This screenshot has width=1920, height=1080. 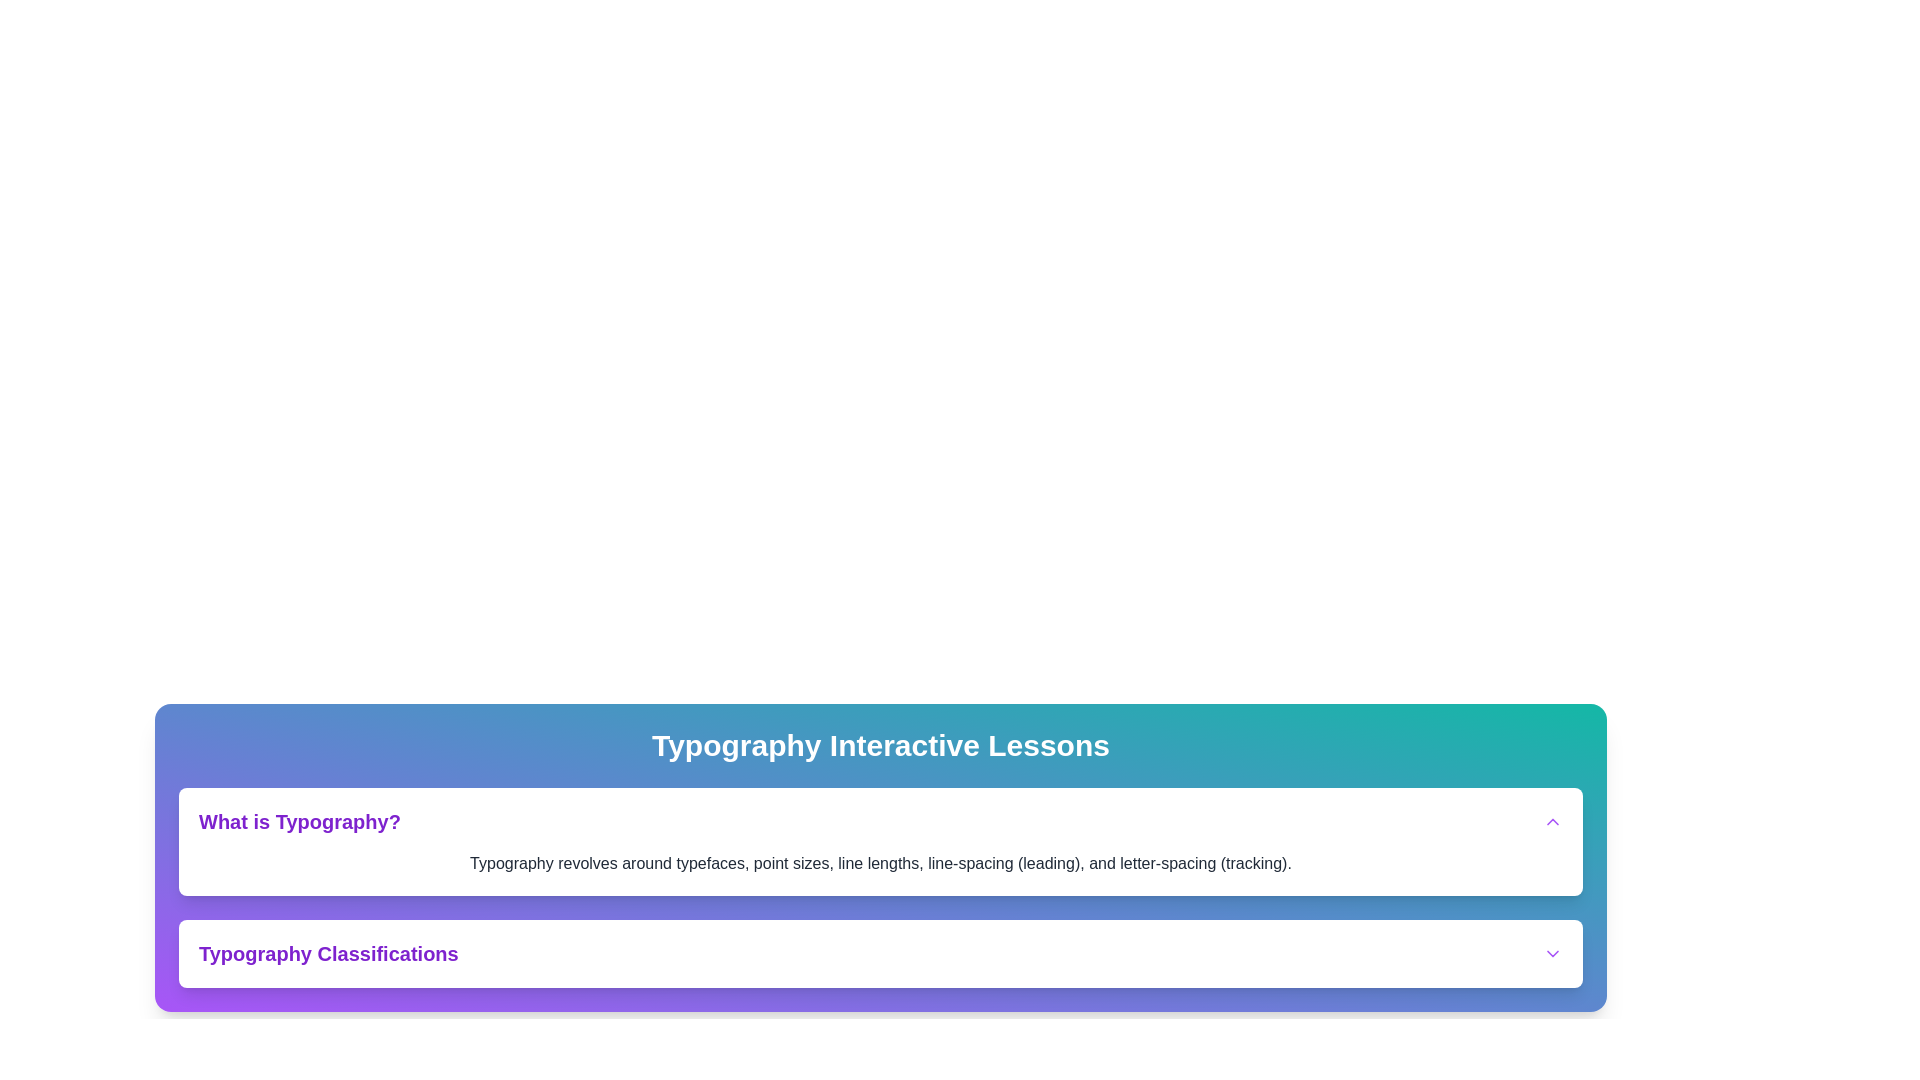 What do you see at coordinates (1552, 952) in the screenshot?
I see `the purple chevron icon on the right side of the 'Typography Classifications' row` at bounding box center [1552, 952].